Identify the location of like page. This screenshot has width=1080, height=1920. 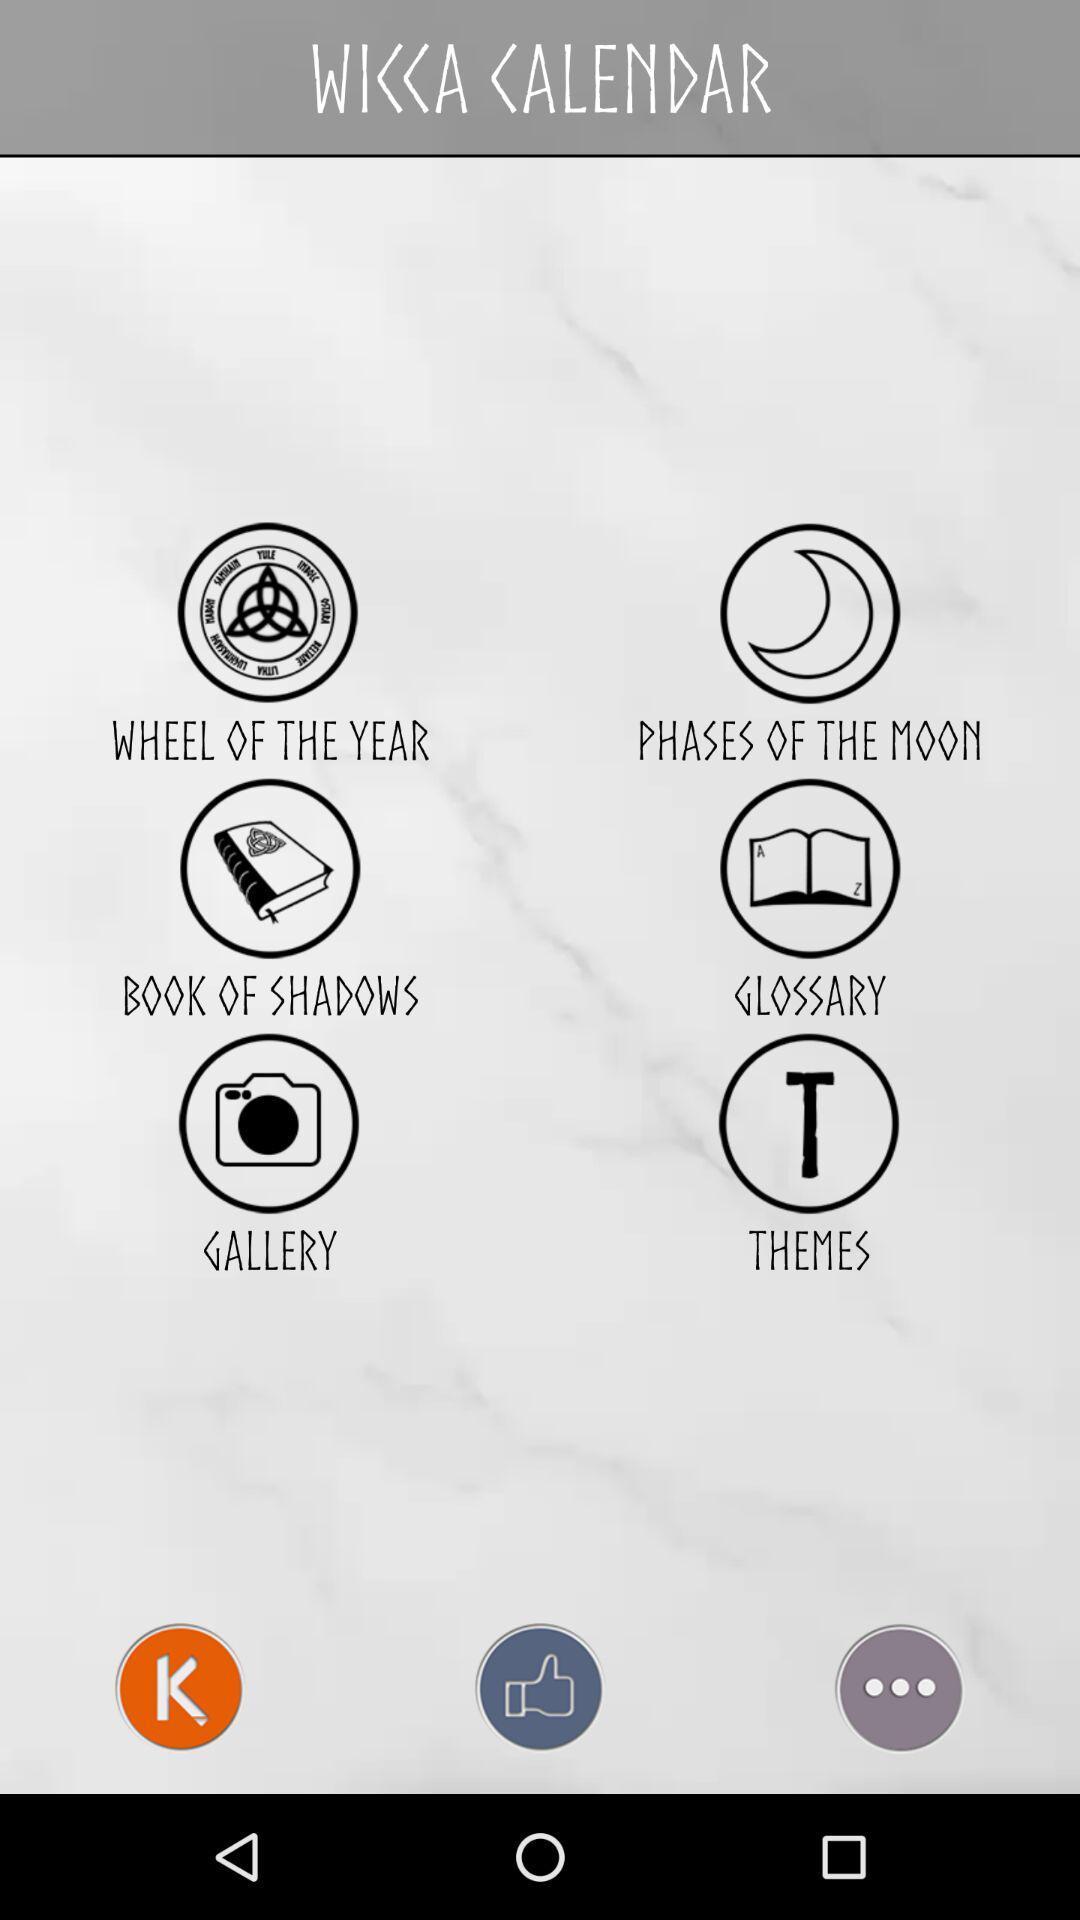
(540, 1687).